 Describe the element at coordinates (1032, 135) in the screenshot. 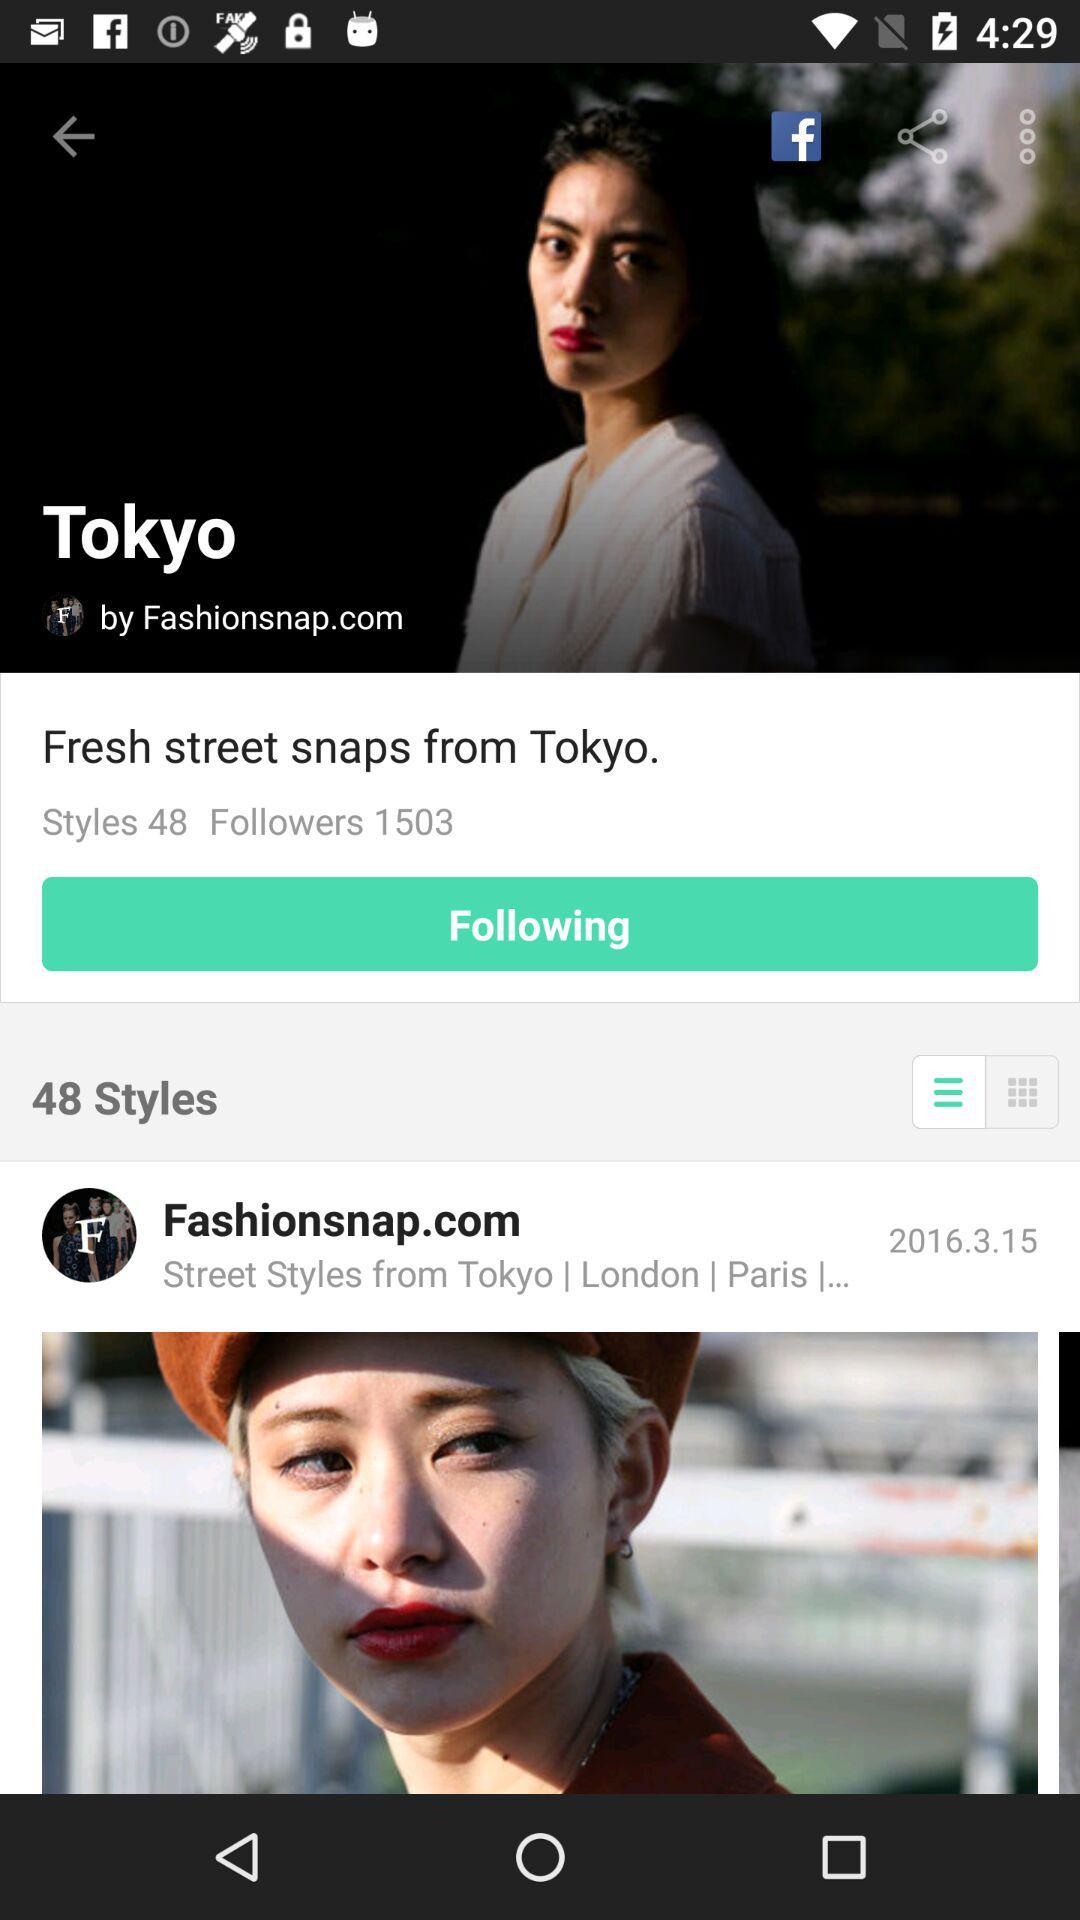

I see `item above the fresh street snaps` at that location.